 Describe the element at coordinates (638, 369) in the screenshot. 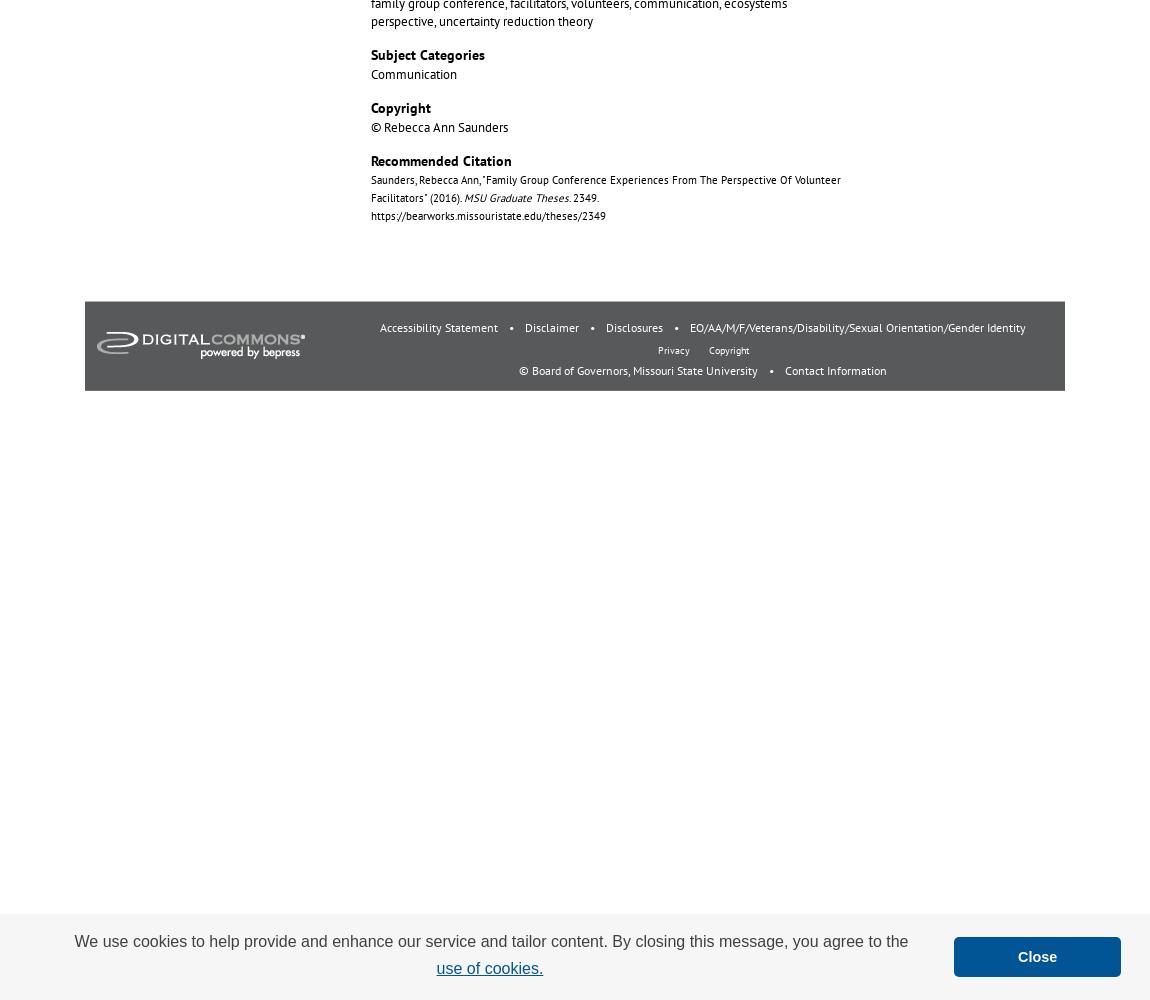

I see `'© Board of Governors, Missouri State University'` at that location.